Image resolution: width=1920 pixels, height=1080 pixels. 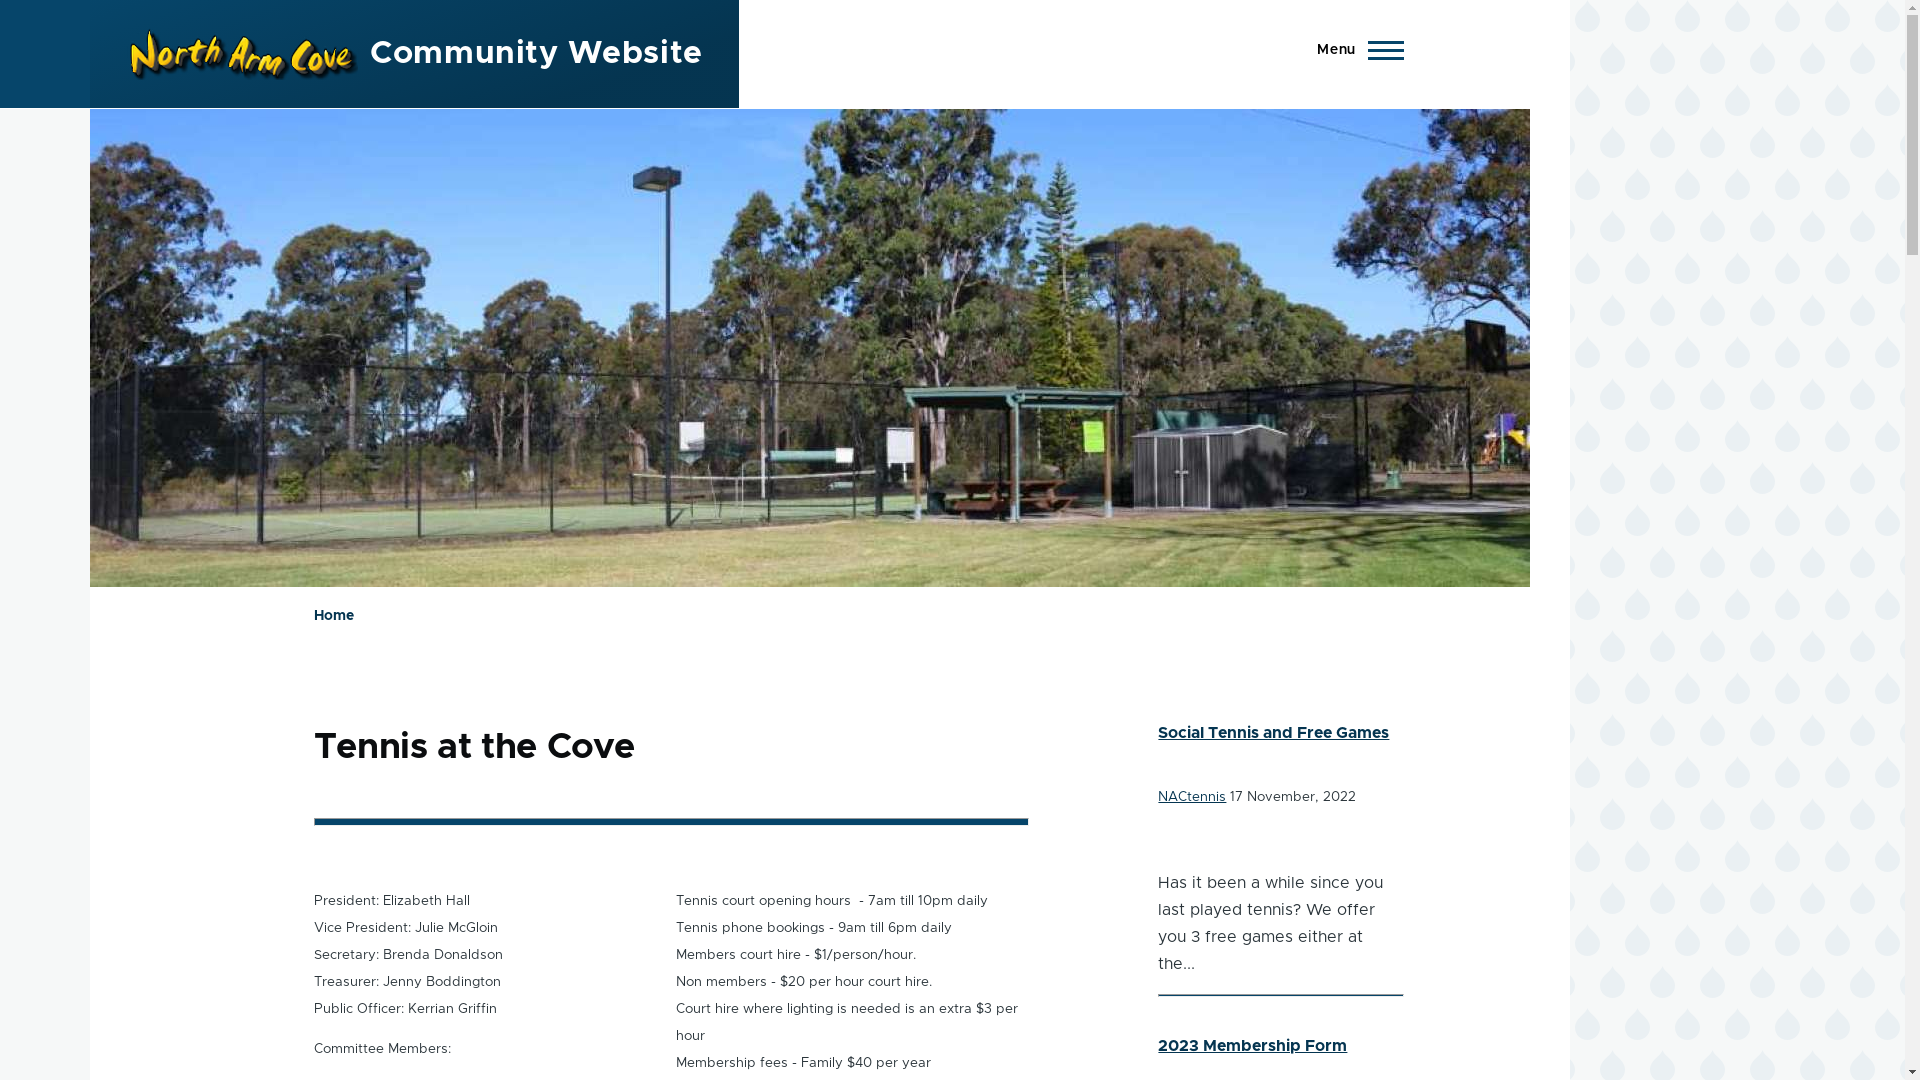 What do you see at coordinates (334, 615) in the screenshot?
I see `'Home'` at bounding box center [334, 615].